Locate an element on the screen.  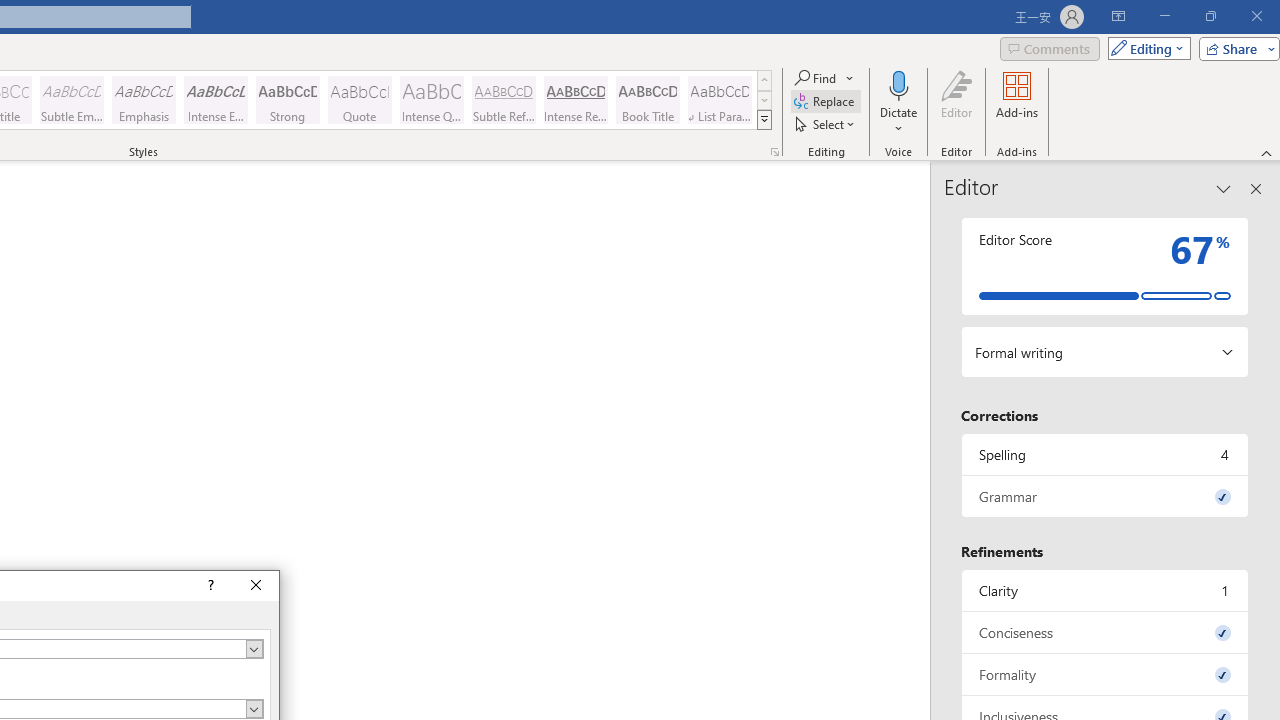
'Grammar, 0 issues. Press space or enter to review items.' is located at coordinates (1104, 495).